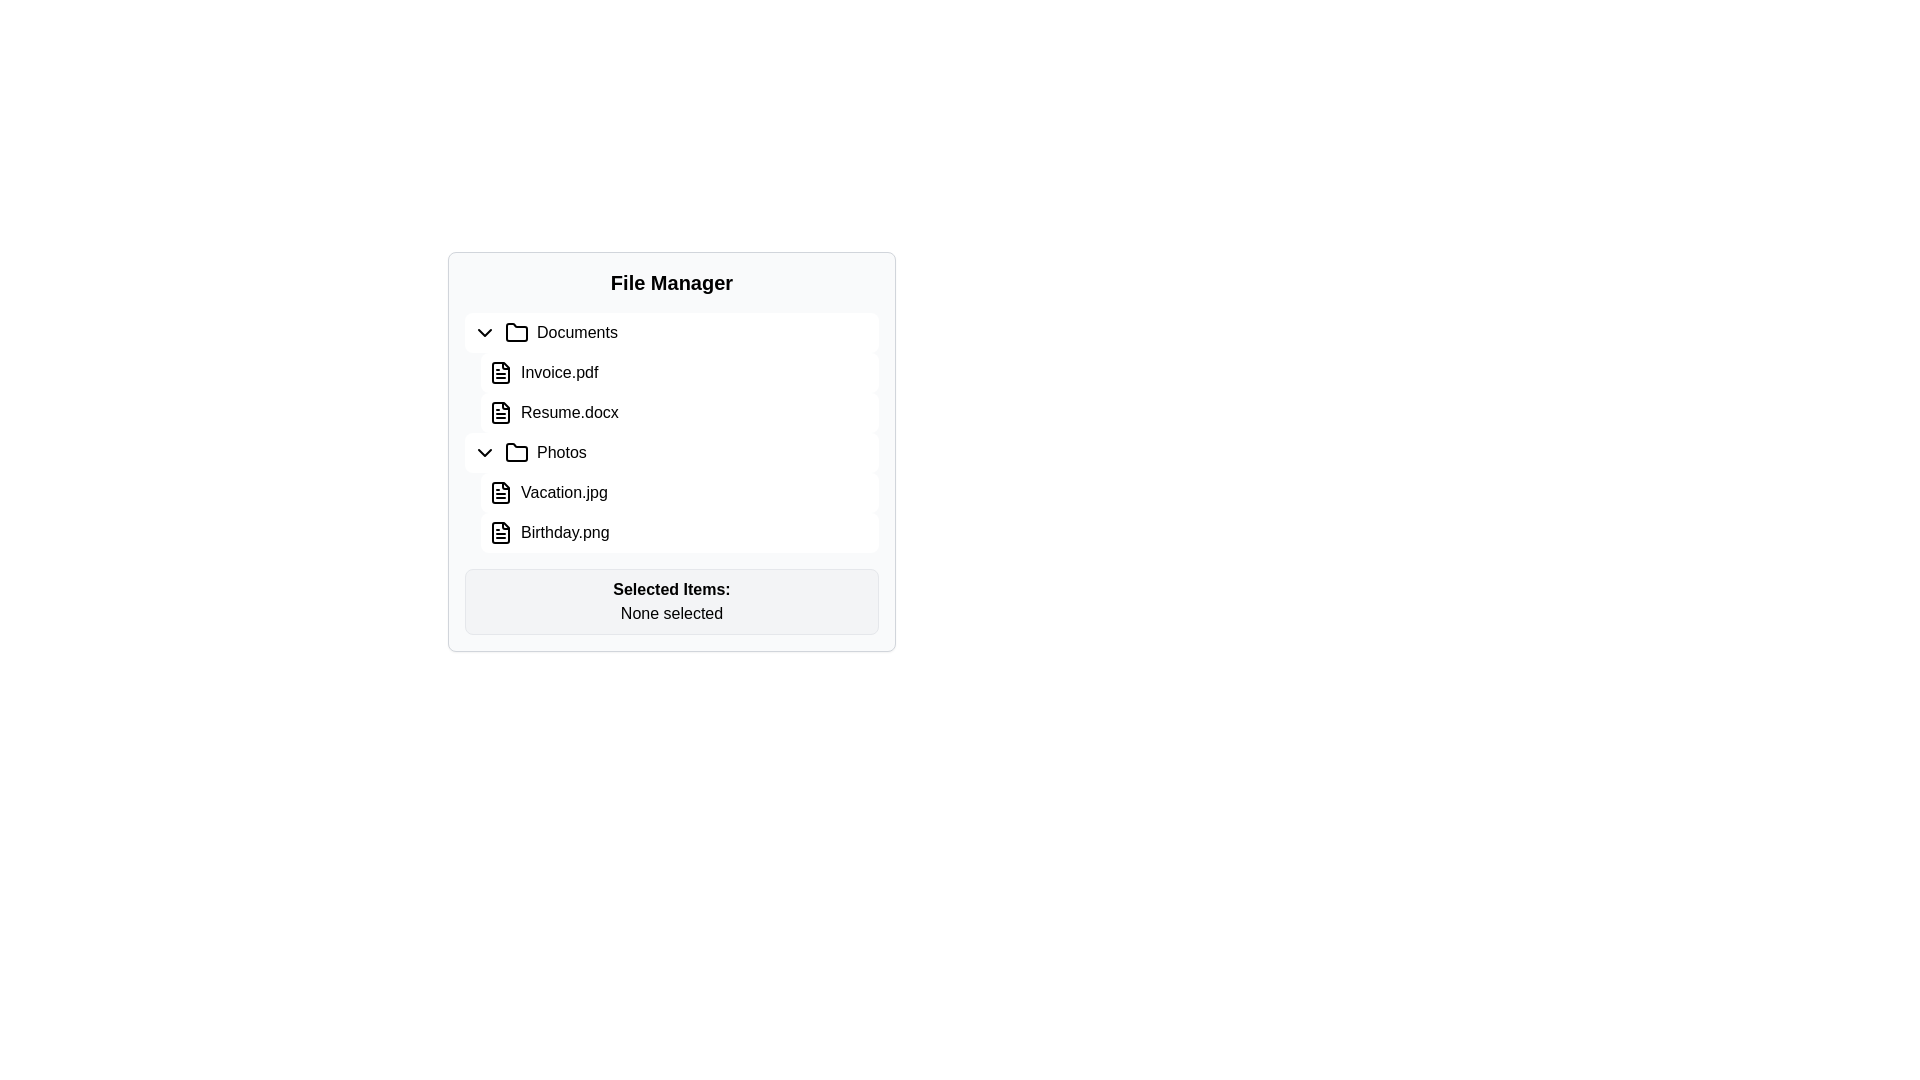  Describe the element at coordinates (560, 452) in the screenshot. I see `the label for the 'Photos' folder, which is the second folder label in a vertical list, positioned below 'Documents'` at that location.